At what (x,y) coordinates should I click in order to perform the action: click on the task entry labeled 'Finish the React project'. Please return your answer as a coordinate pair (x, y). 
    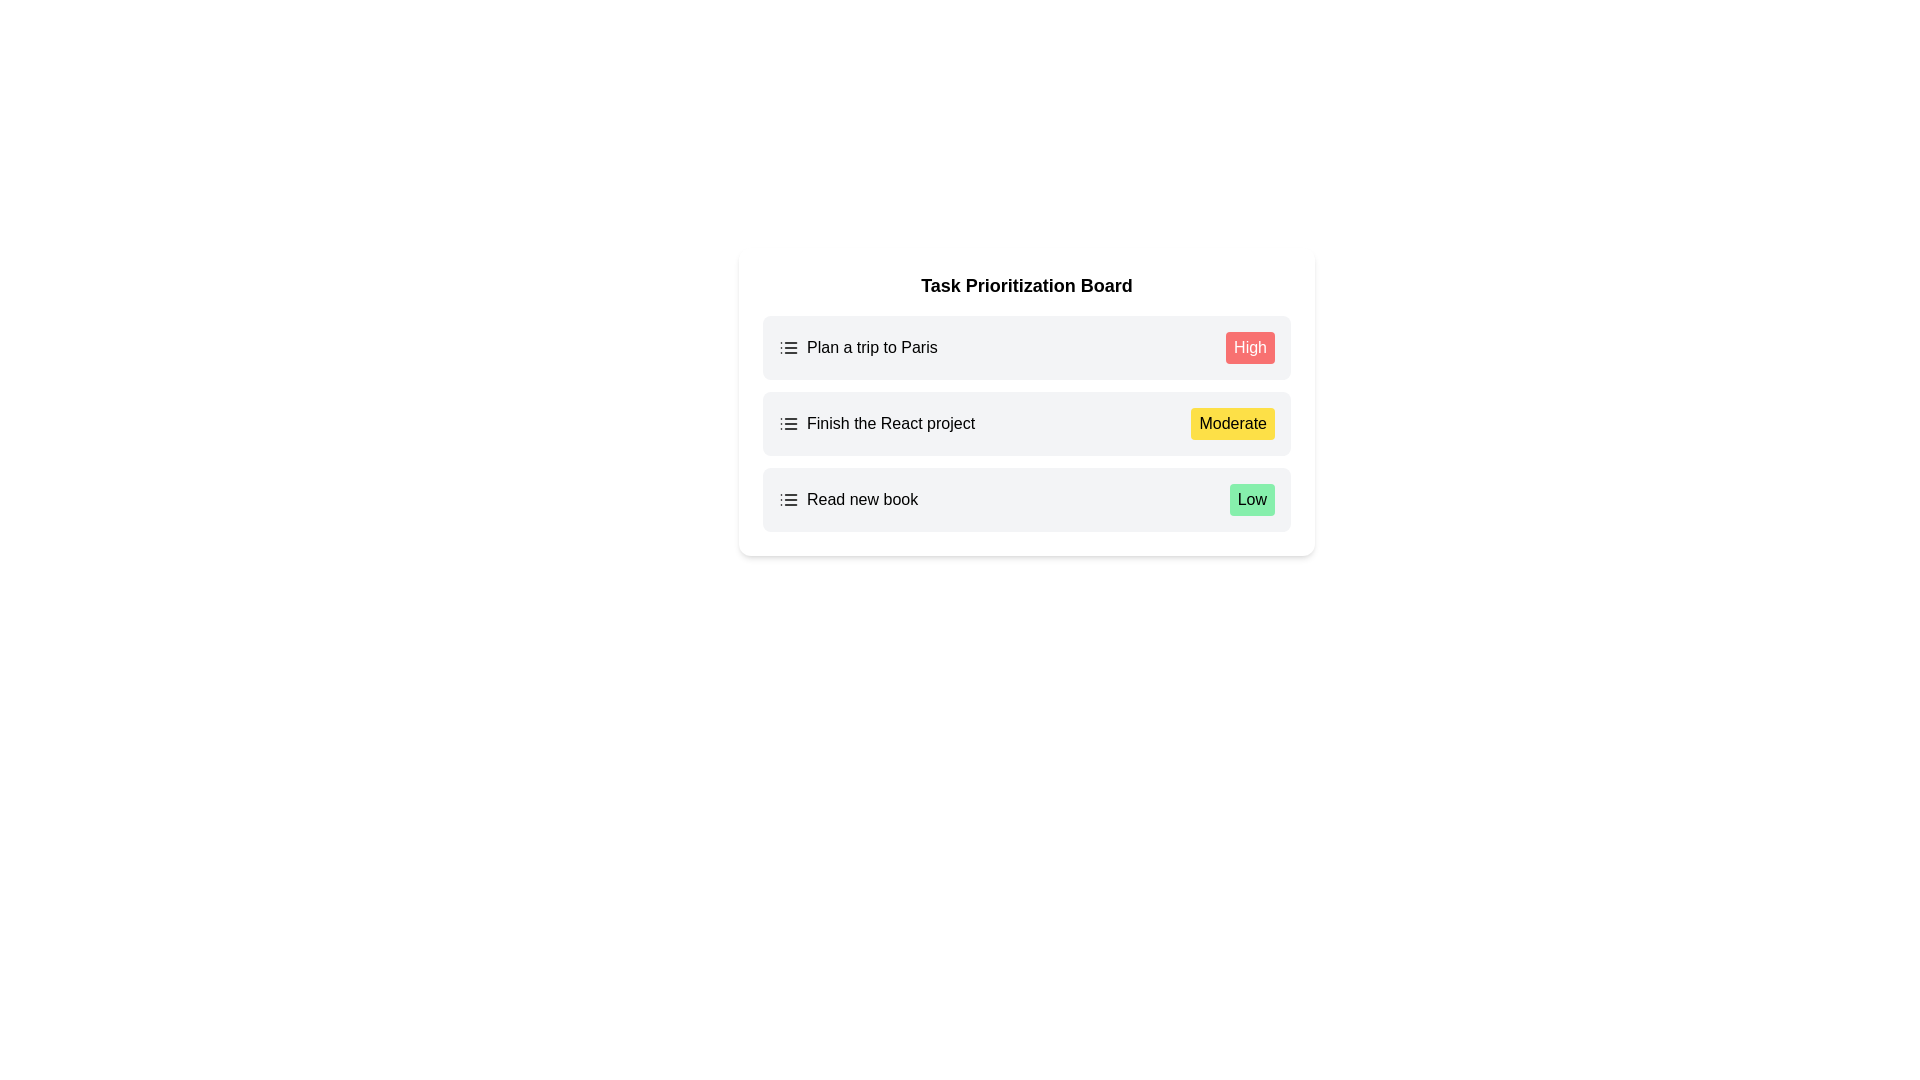
    Looking at the image, I should click on (877, 423).